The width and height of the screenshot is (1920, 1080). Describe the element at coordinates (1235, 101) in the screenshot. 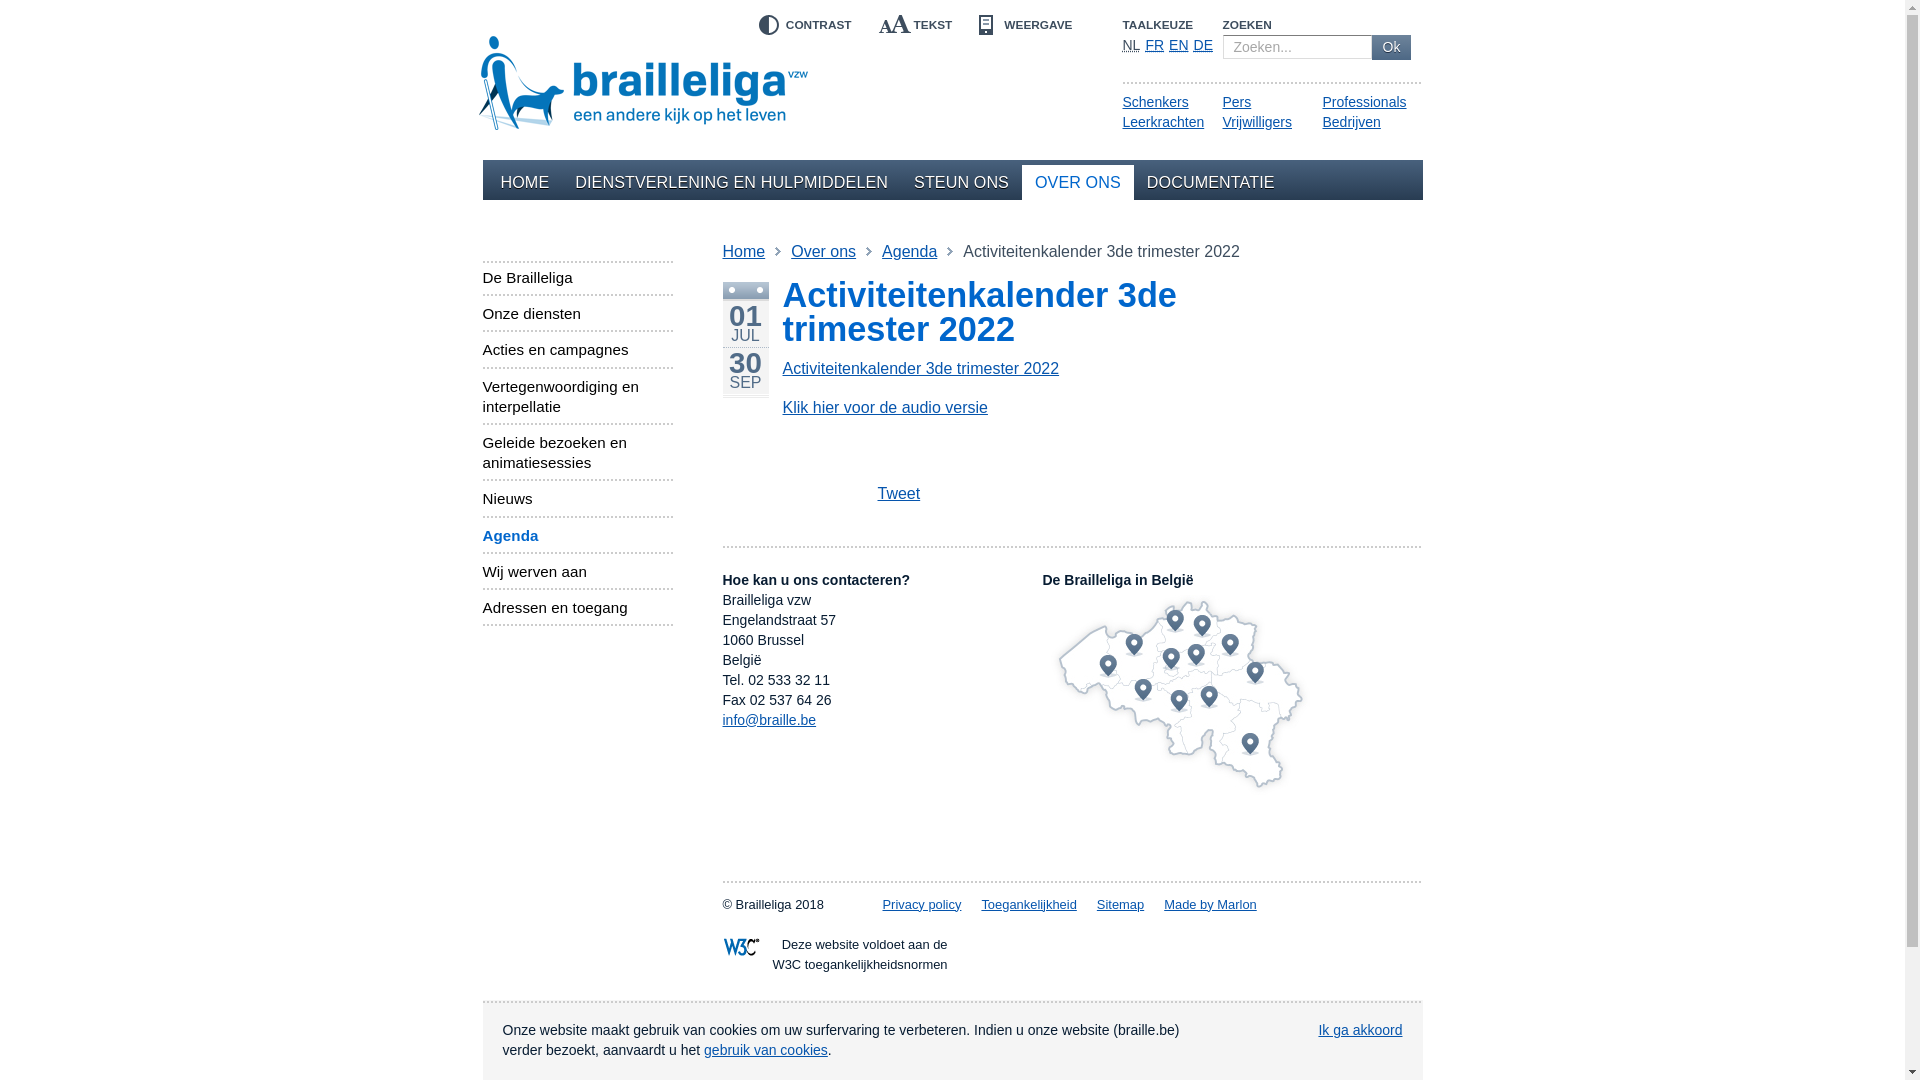

I see `'Pers'` at that location.